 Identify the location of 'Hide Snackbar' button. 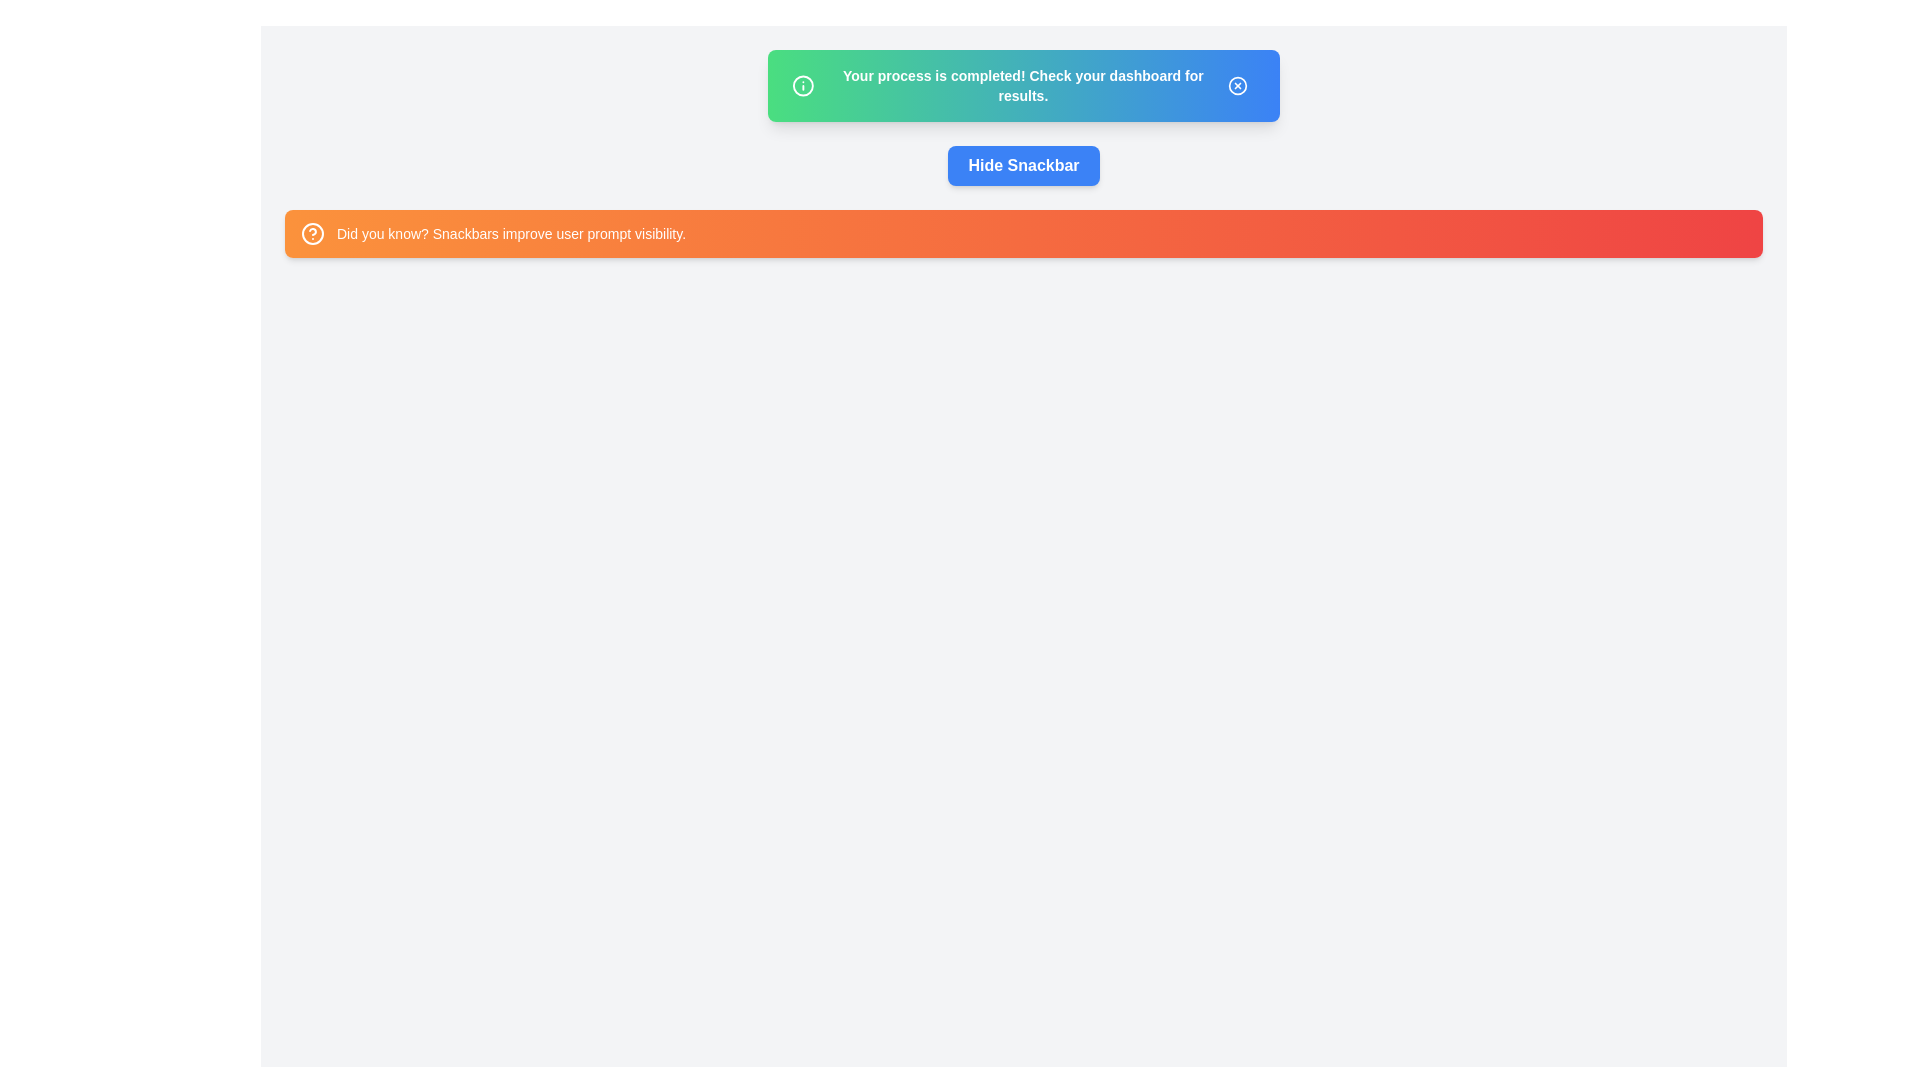
(1023, 164).